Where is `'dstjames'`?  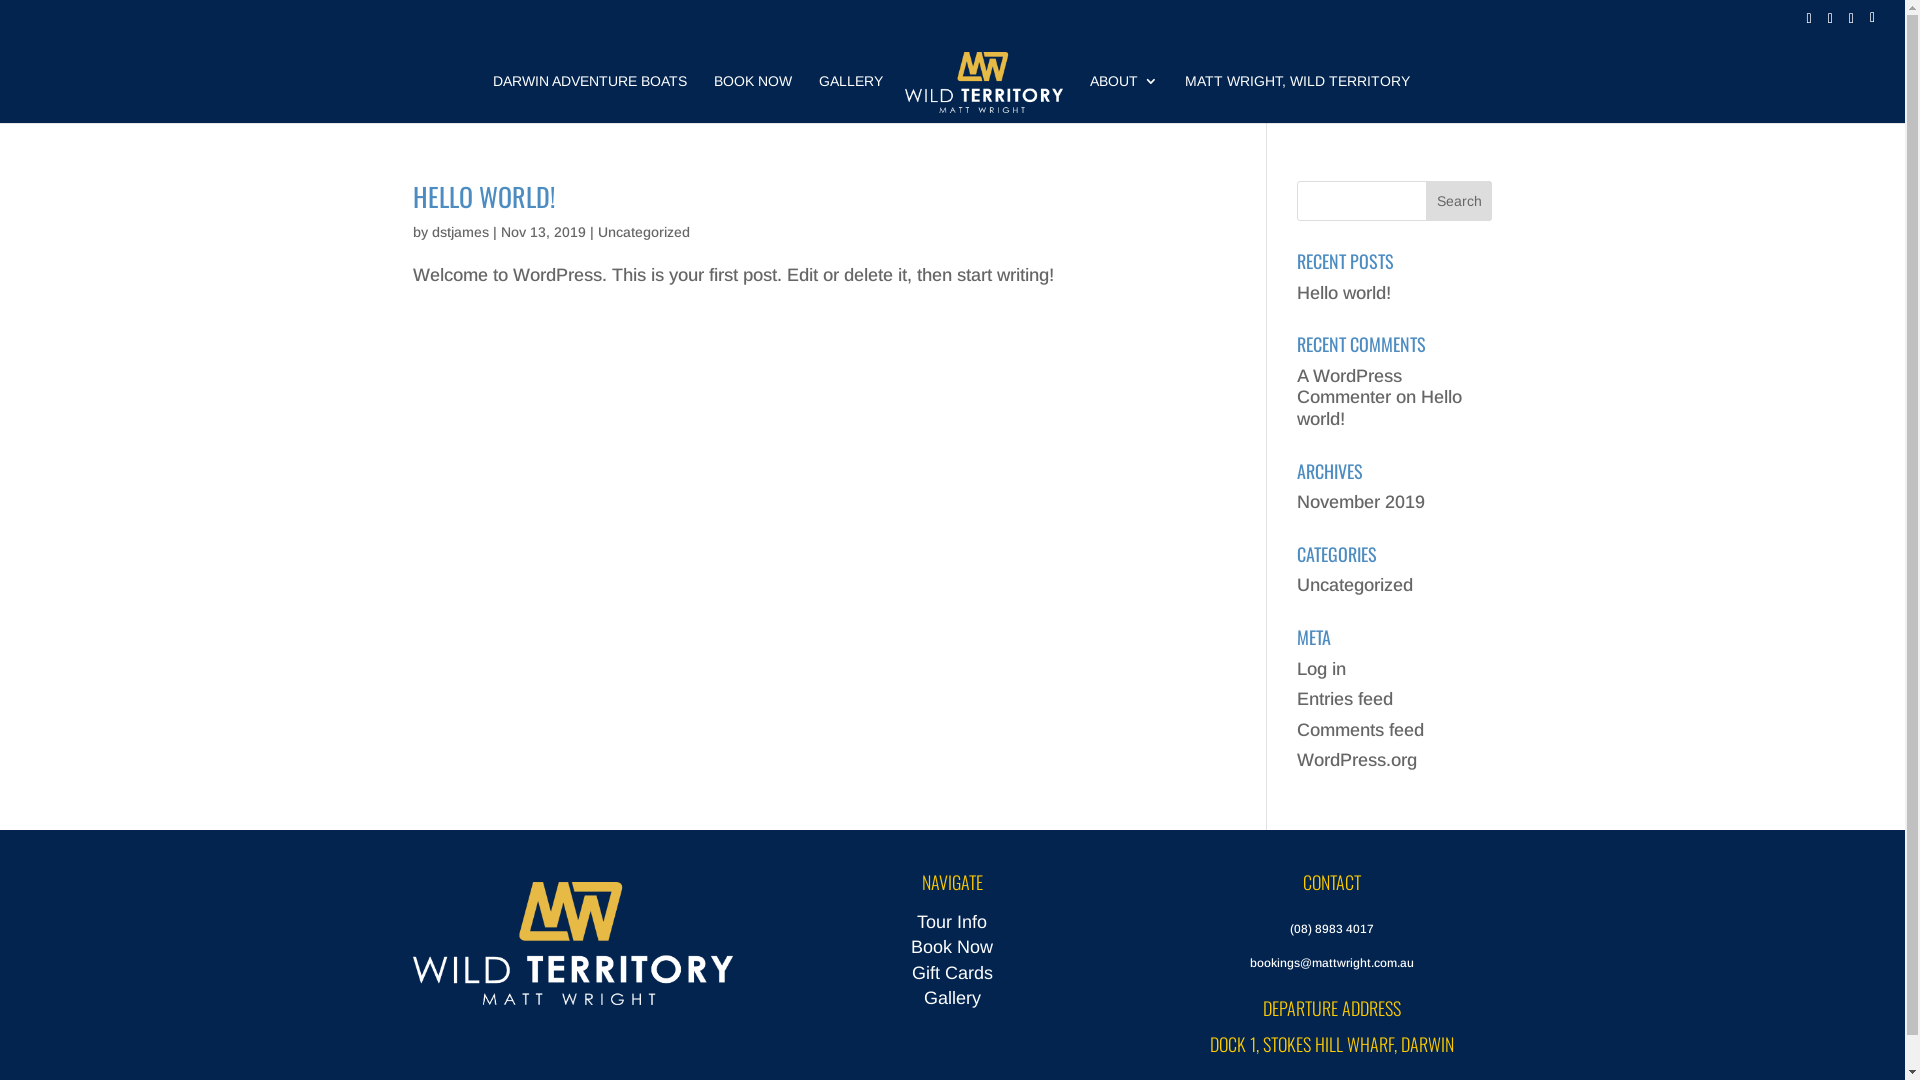 'dstjames' is located at coordinates (459, 230).